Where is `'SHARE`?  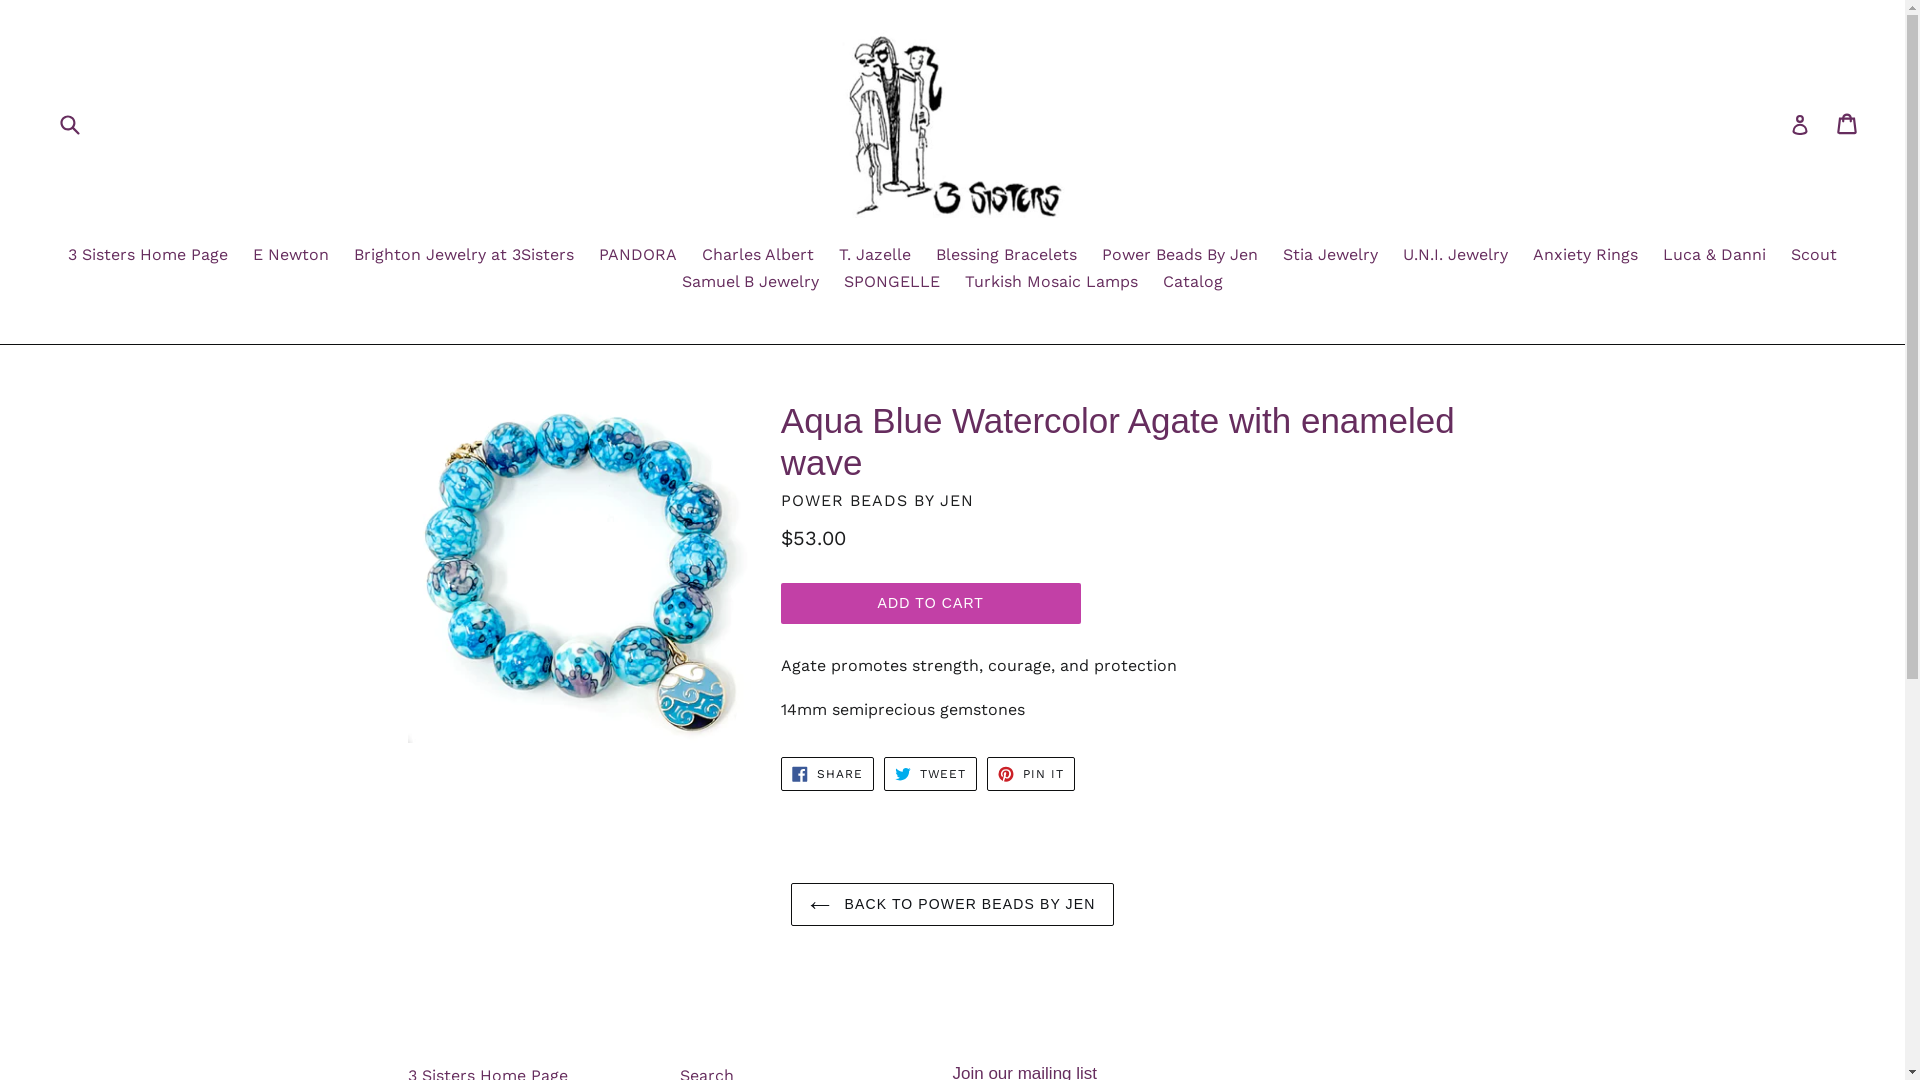
'SHARE is located at coordinates (827, 773).